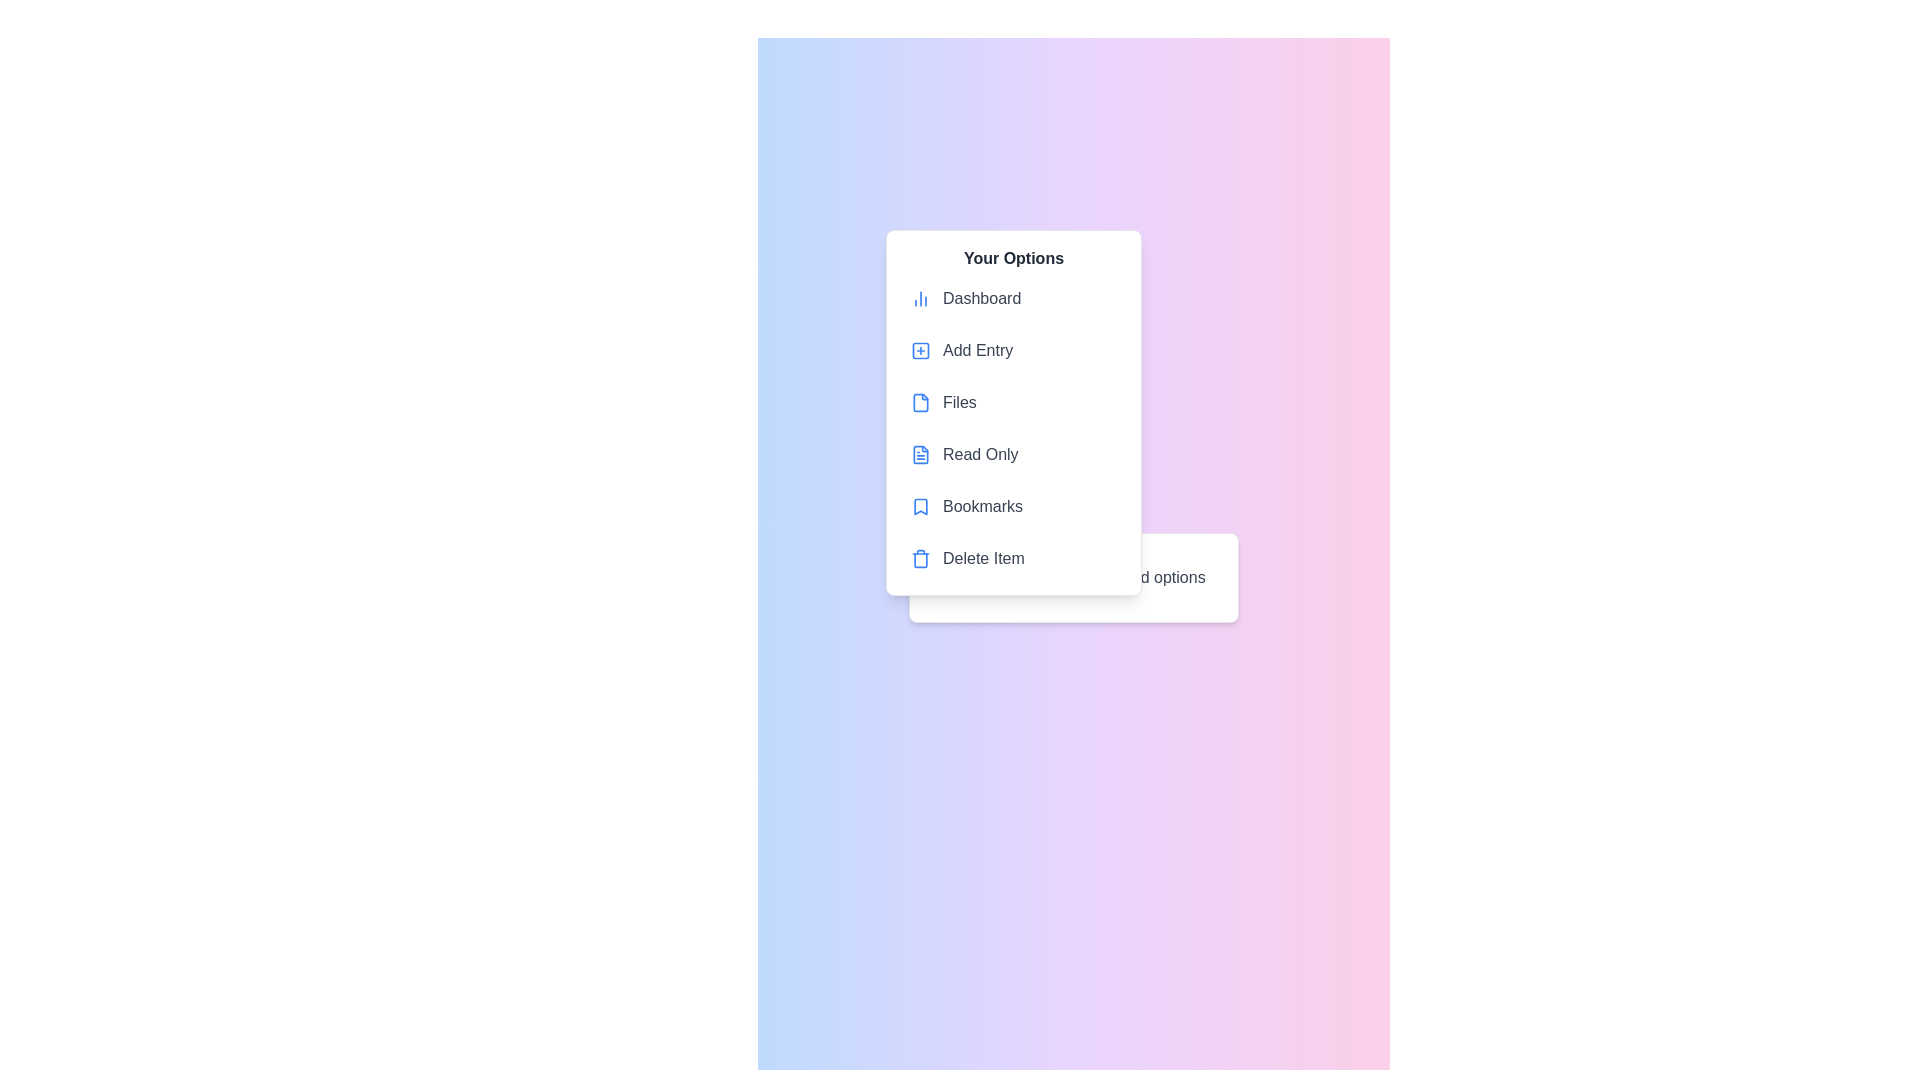  I want to click on the menu item Files to highlight it, so click(1013, 402).